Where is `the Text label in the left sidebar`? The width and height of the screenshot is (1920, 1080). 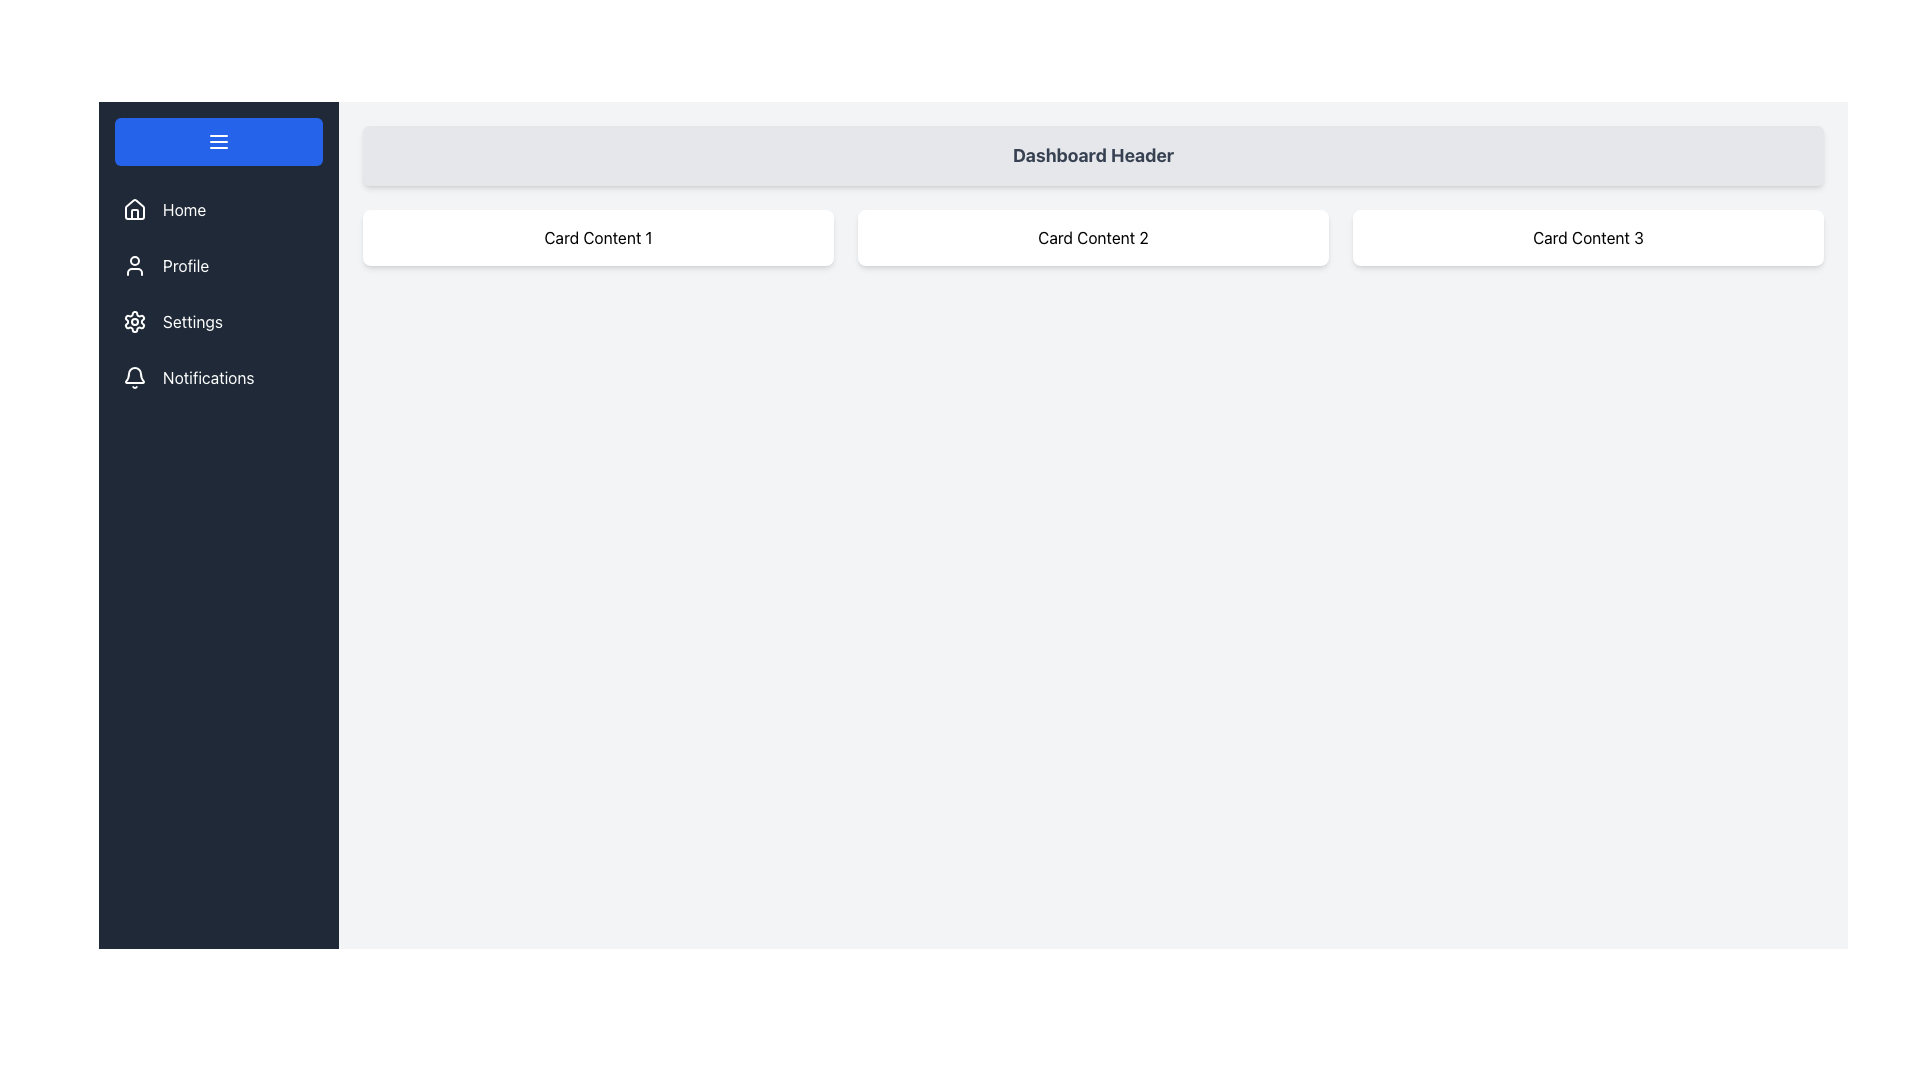 the Text label in the left sidebar is located at coordinates (186, 265).